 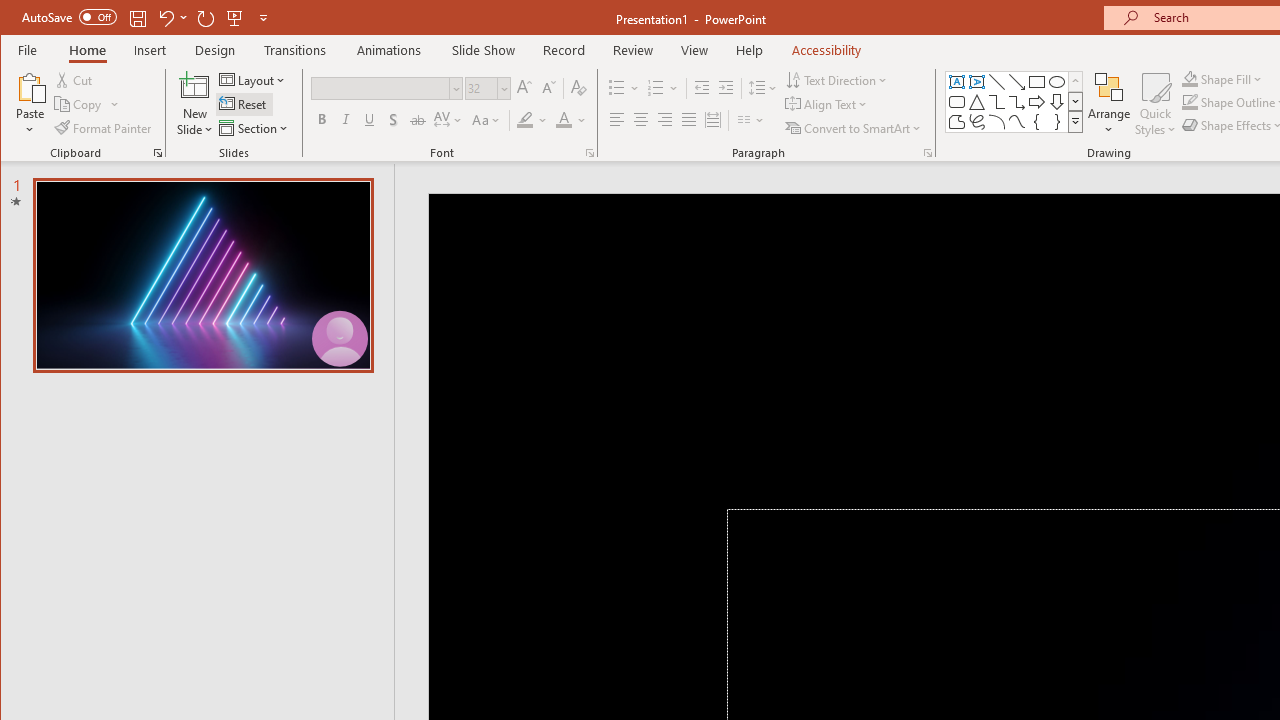 I want to click on 'Section', so click(x=254, y=128).